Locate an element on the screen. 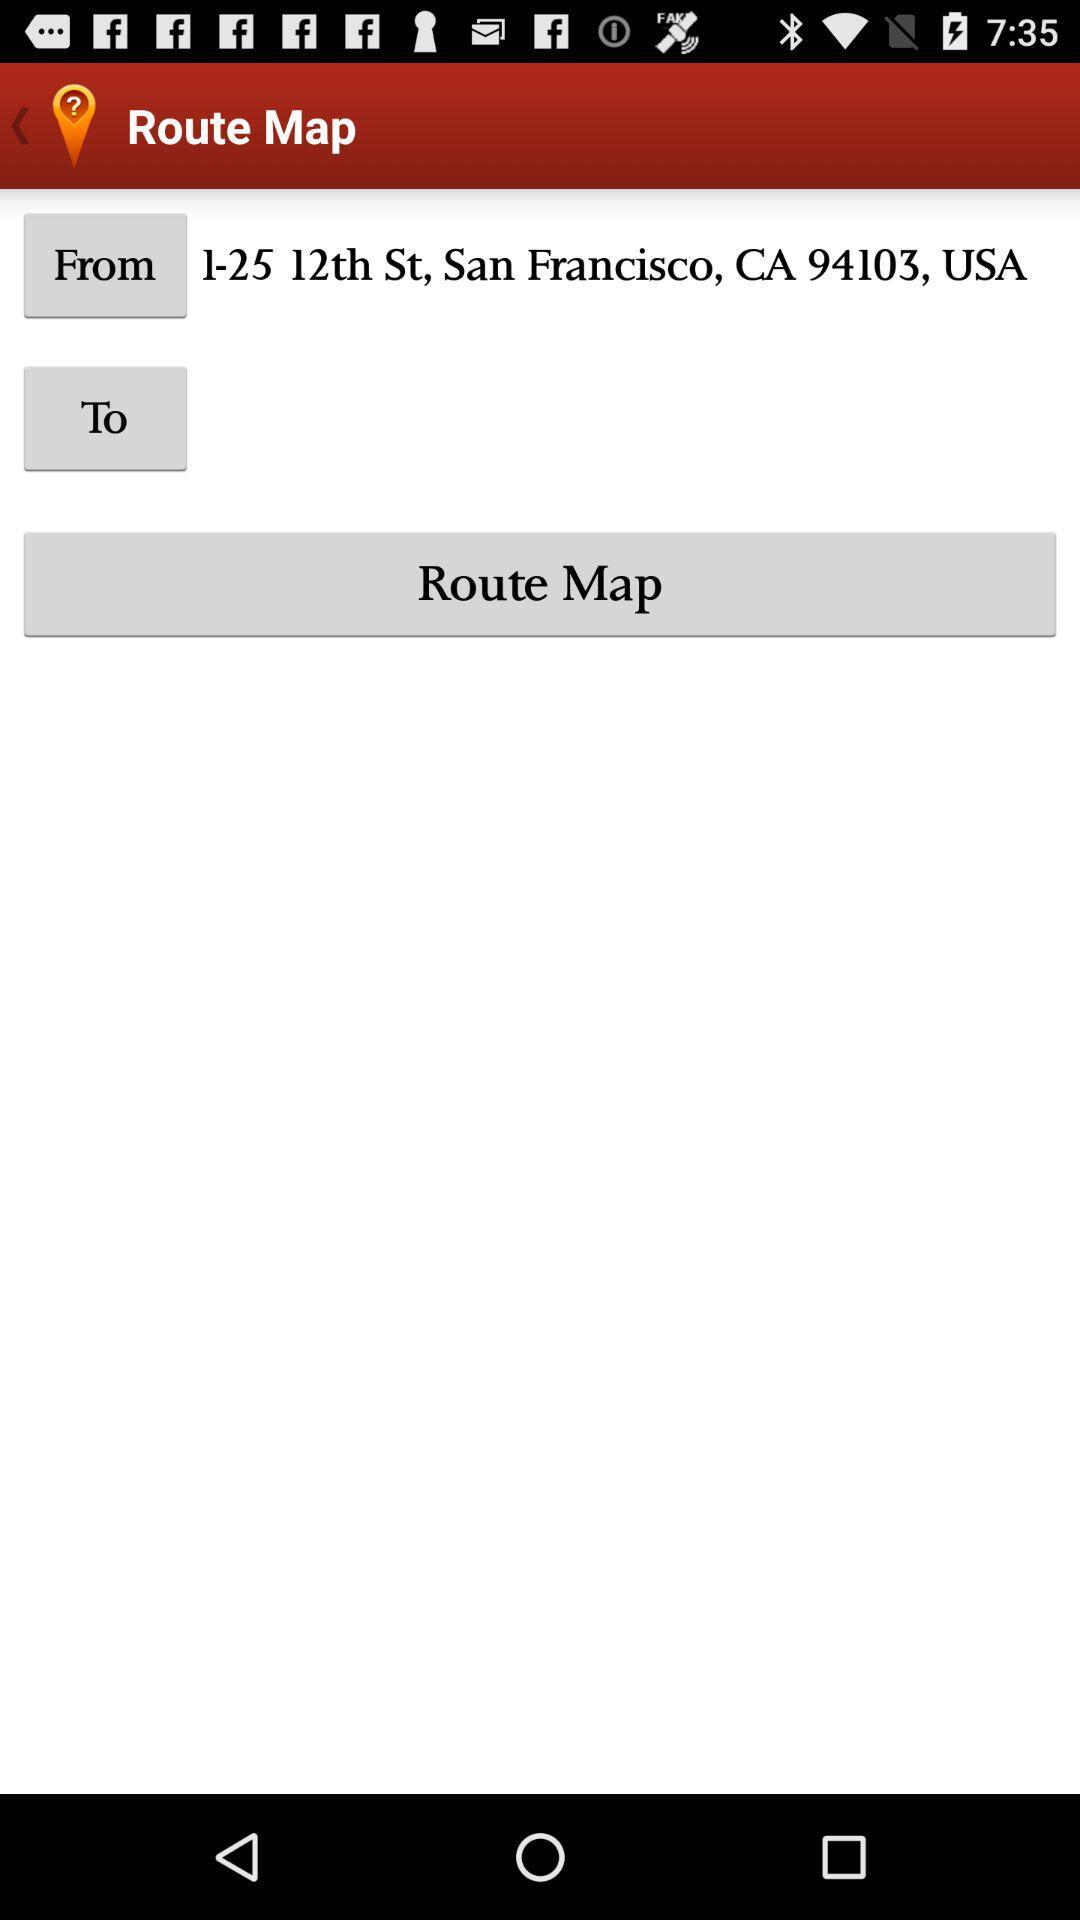 This screenshot has width=1080, height=1920. icon above route map item is located at coordinates (105, 417).